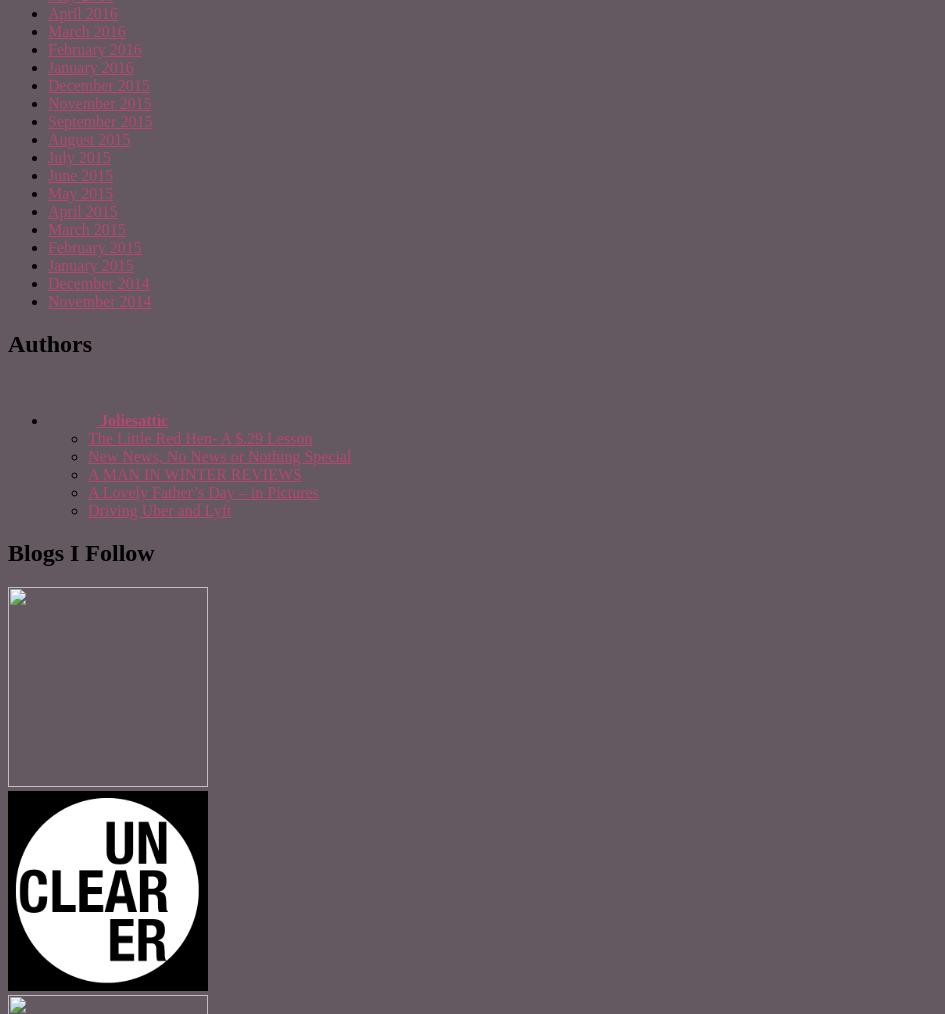 The height and width of the screenshot is (1014, 945). Describe the element at coordinates (93, 246) in the screenshot. I see `'February 2015'` at that location.